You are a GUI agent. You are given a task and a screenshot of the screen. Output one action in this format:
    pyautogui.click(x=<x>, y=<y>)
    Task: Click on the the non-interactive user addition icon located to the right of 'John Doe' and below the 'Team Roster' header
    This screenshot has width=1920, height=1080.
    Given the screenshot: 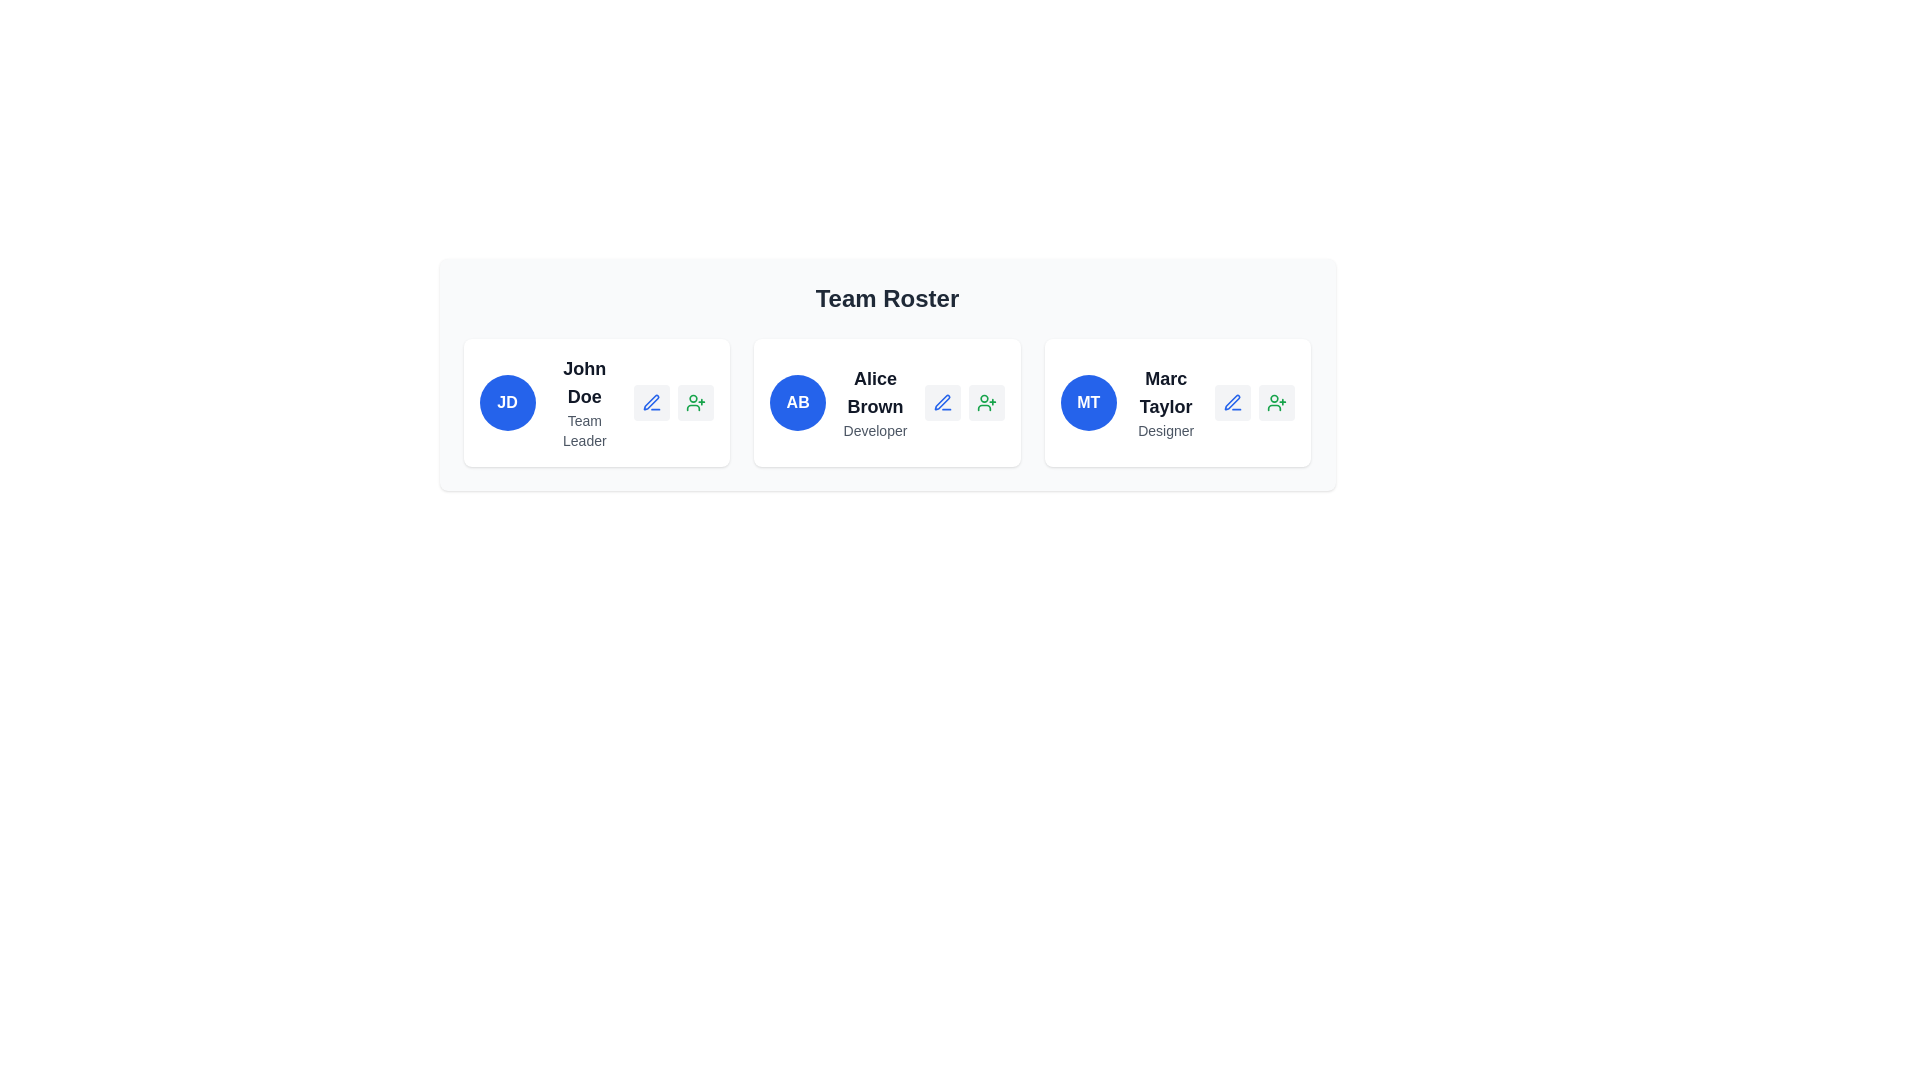 What is the action you would take?
    pyautogui.click(x=696, y=402)
    